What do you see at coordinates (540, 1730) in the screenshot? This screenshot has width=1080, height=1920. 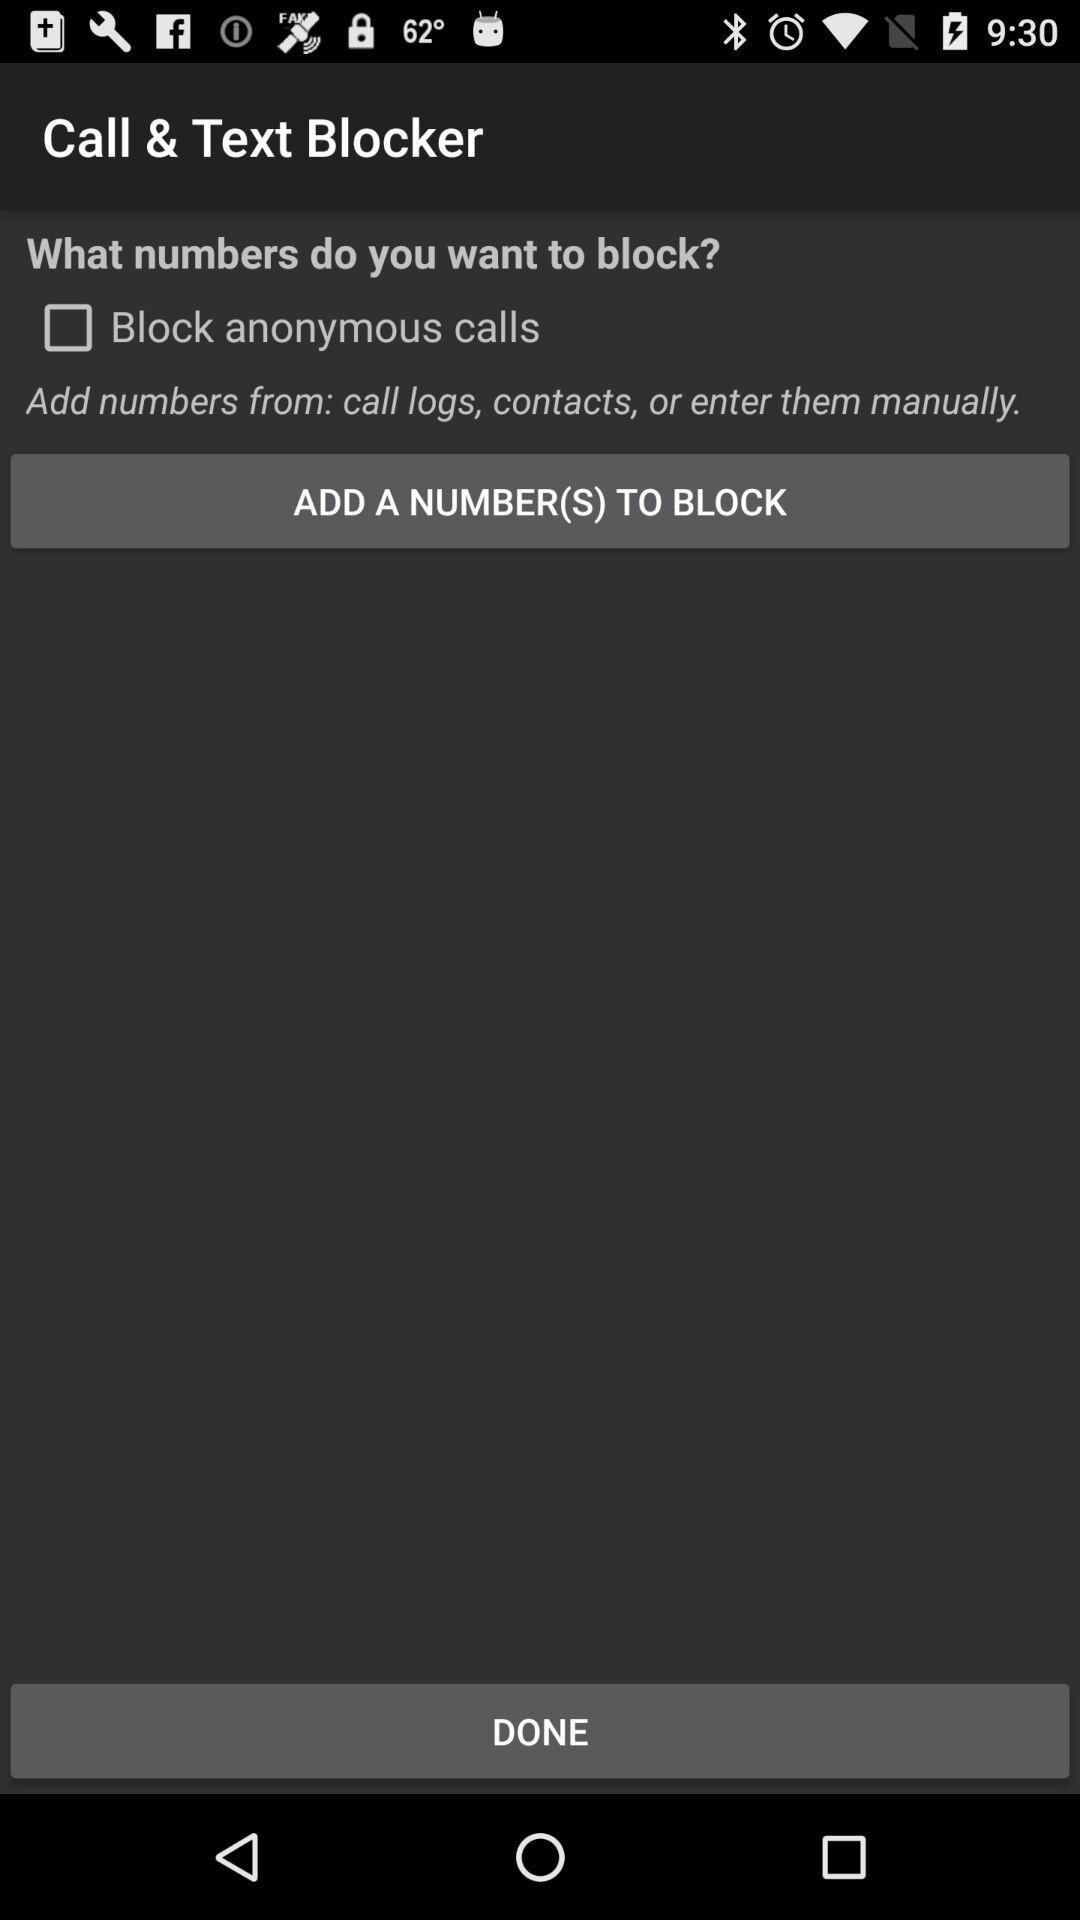 I see `button at the bottom` at bounding box center [540, 1730].